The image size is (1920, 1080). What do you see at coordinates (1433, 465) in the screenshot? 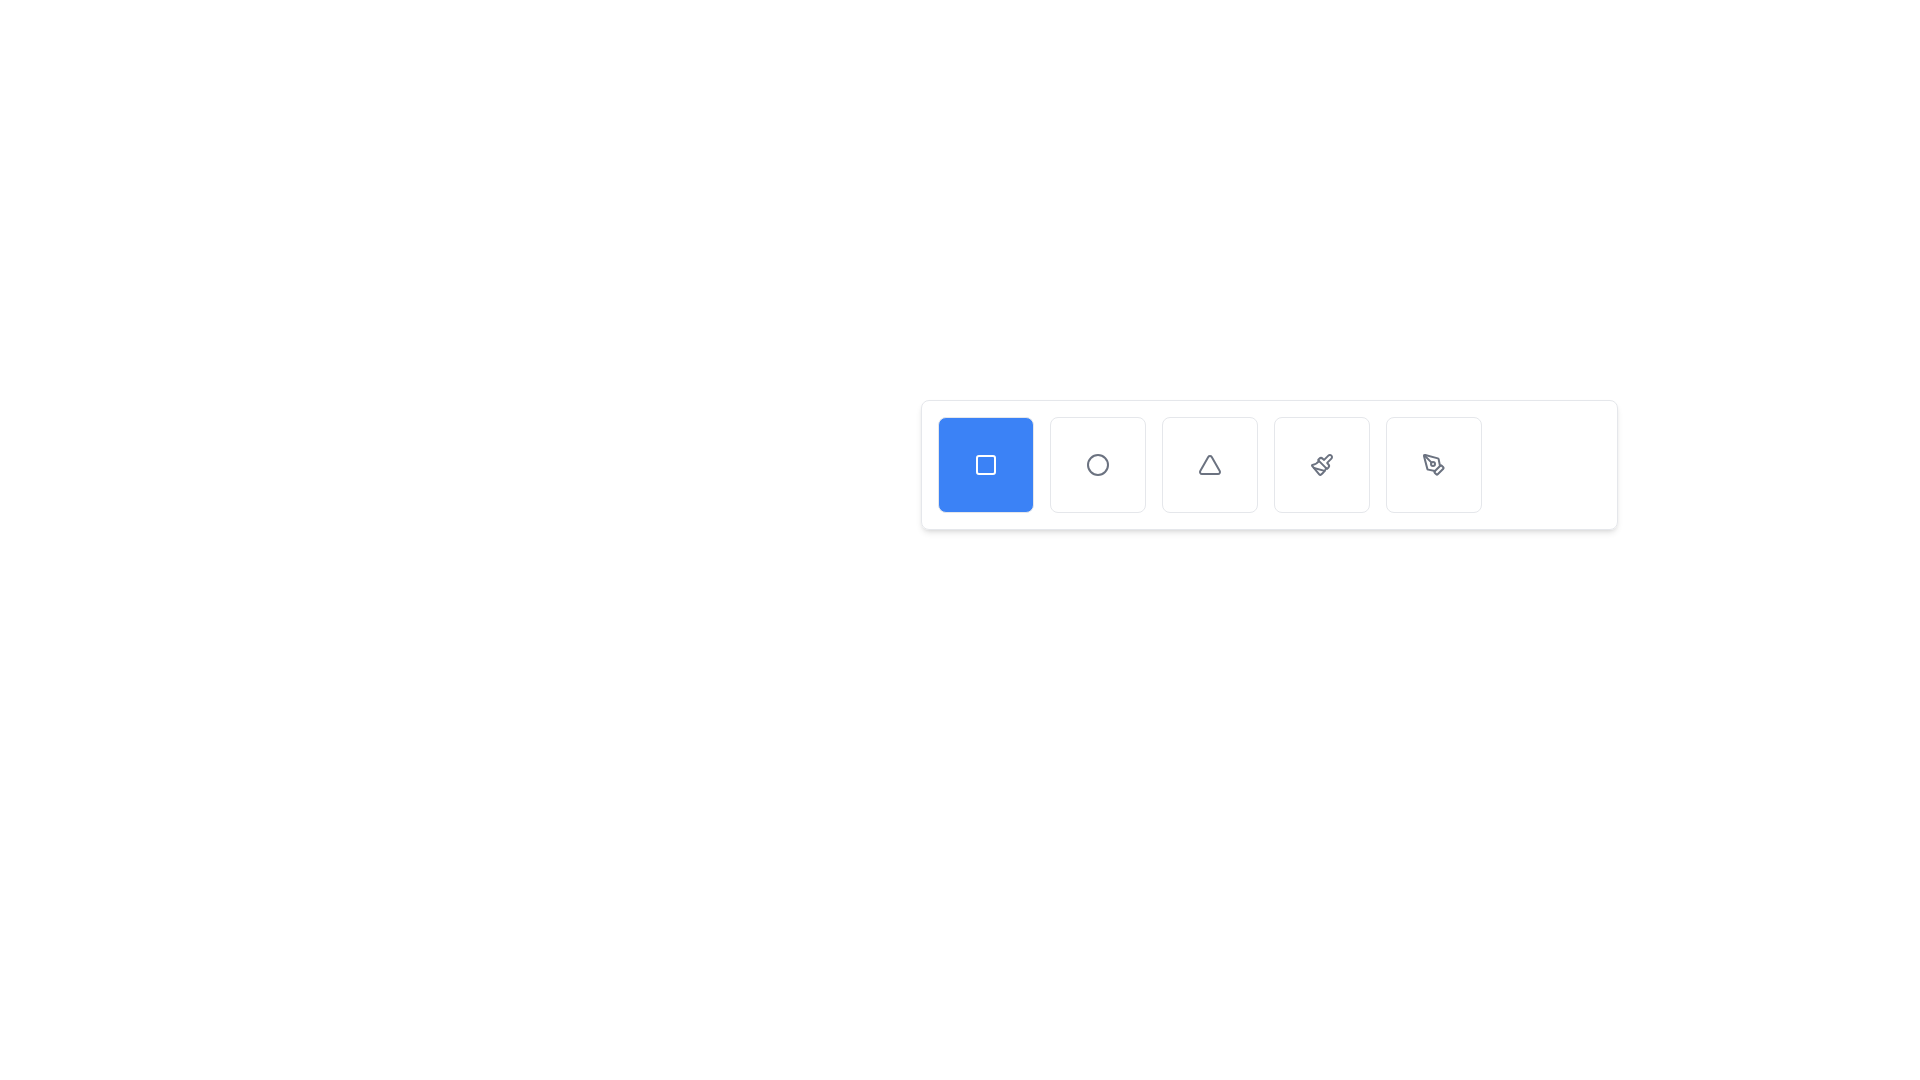
I see `the interactive button with a gray pen tool icon at the far-right end of the button row` at bounding box center [1433, 465].